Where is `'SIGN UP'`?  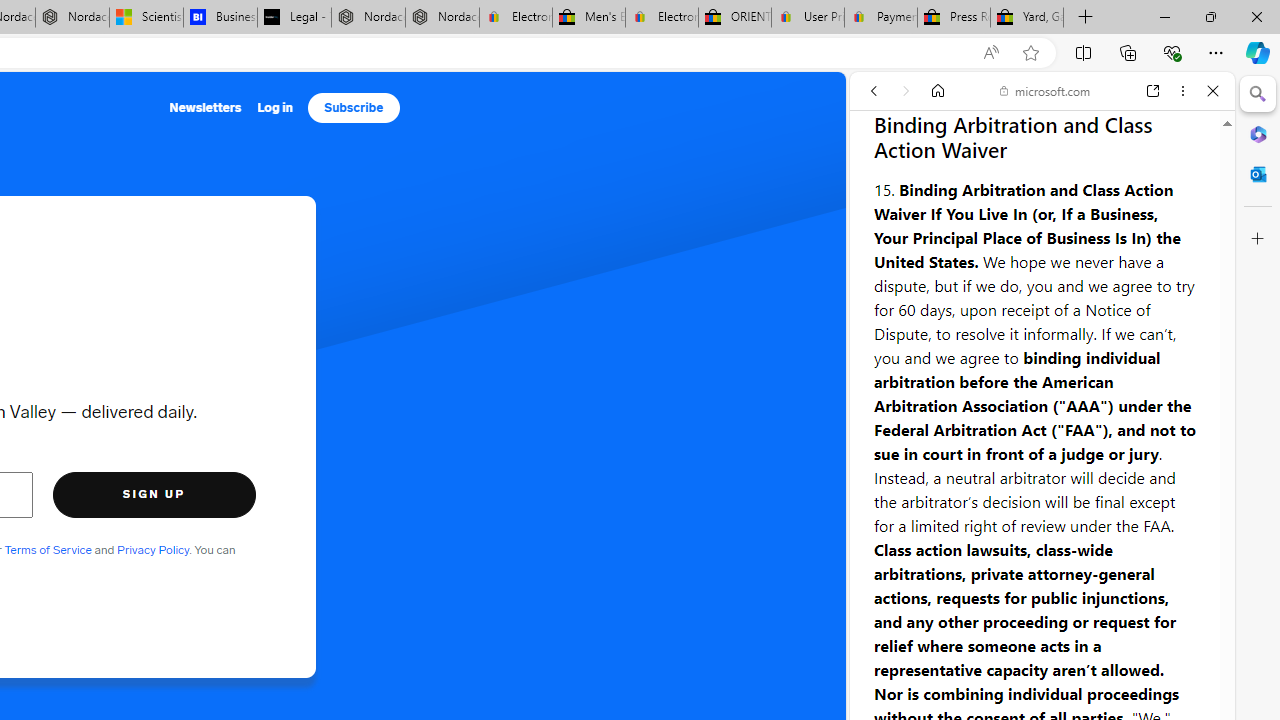 'SIGN UP' is located at coordinates (153, 494).